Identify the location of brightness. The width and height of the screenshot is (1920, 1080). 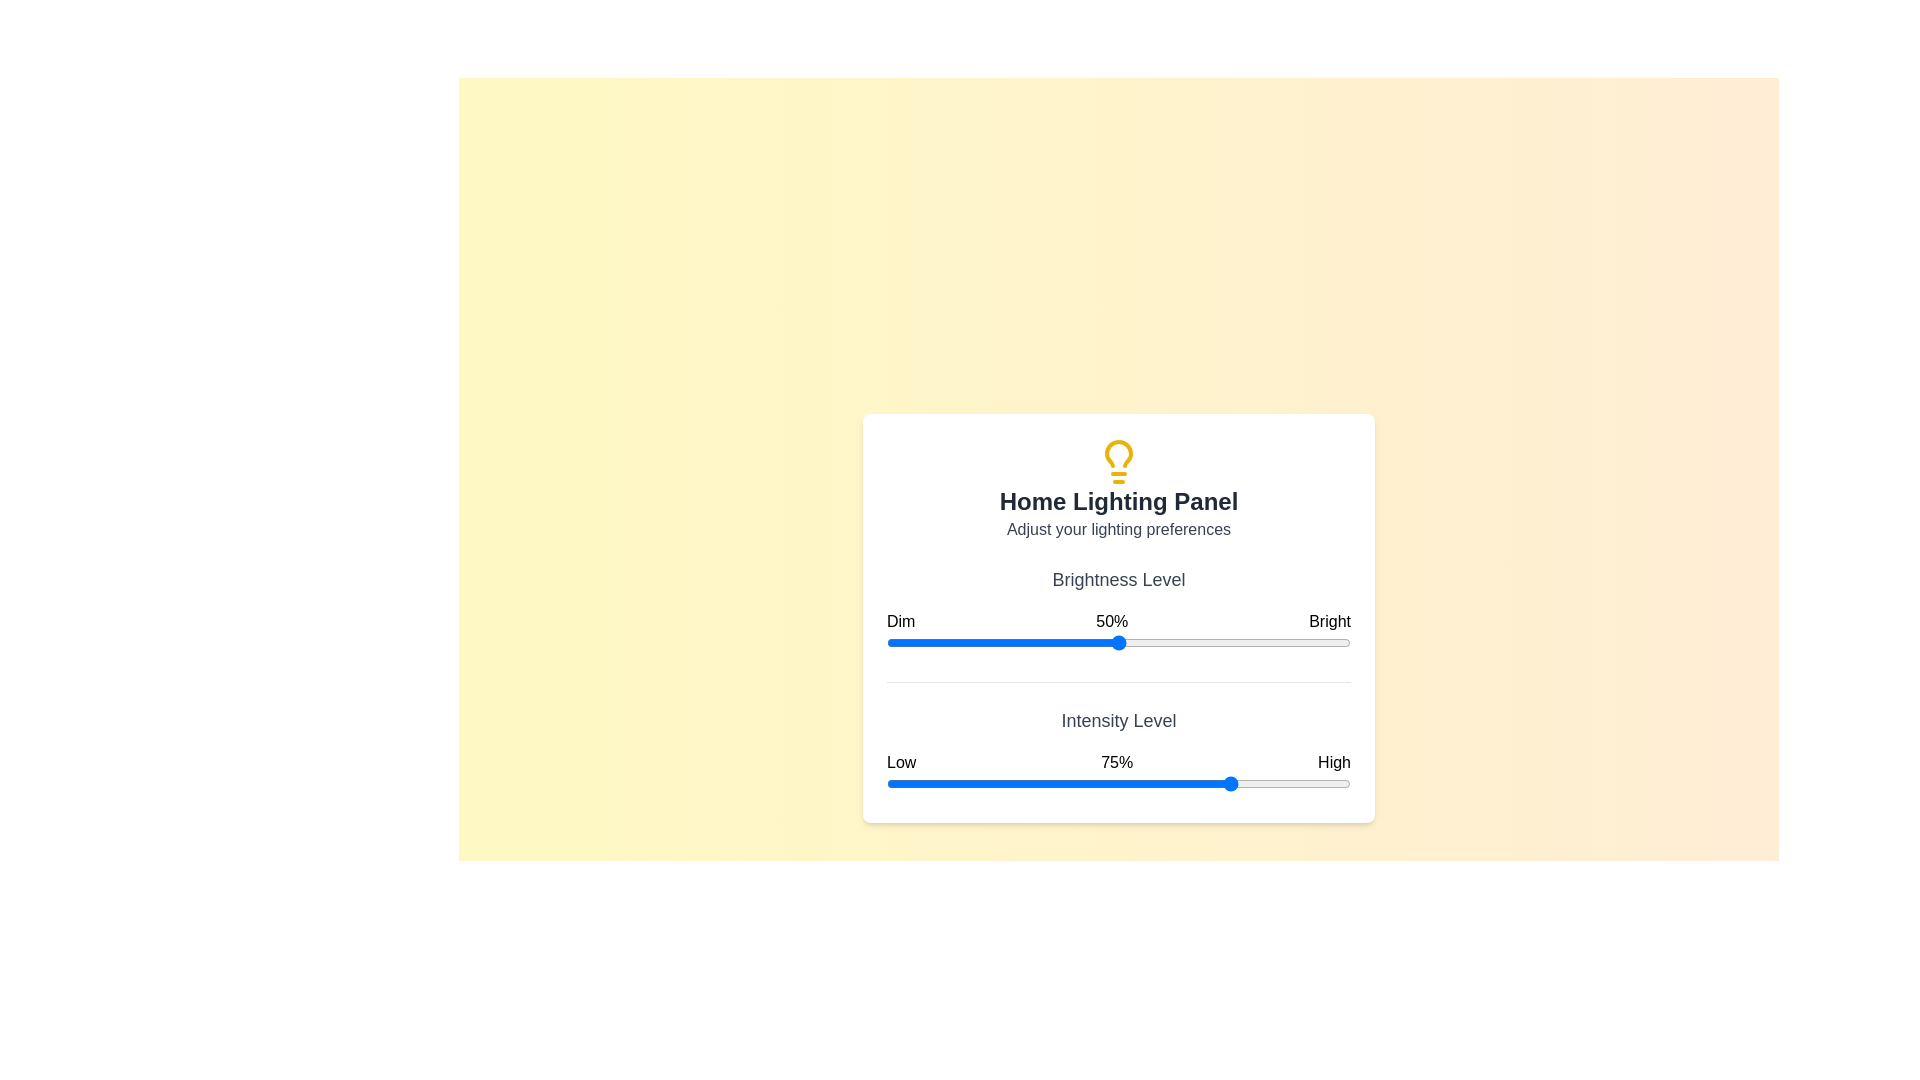
(1318, 642).